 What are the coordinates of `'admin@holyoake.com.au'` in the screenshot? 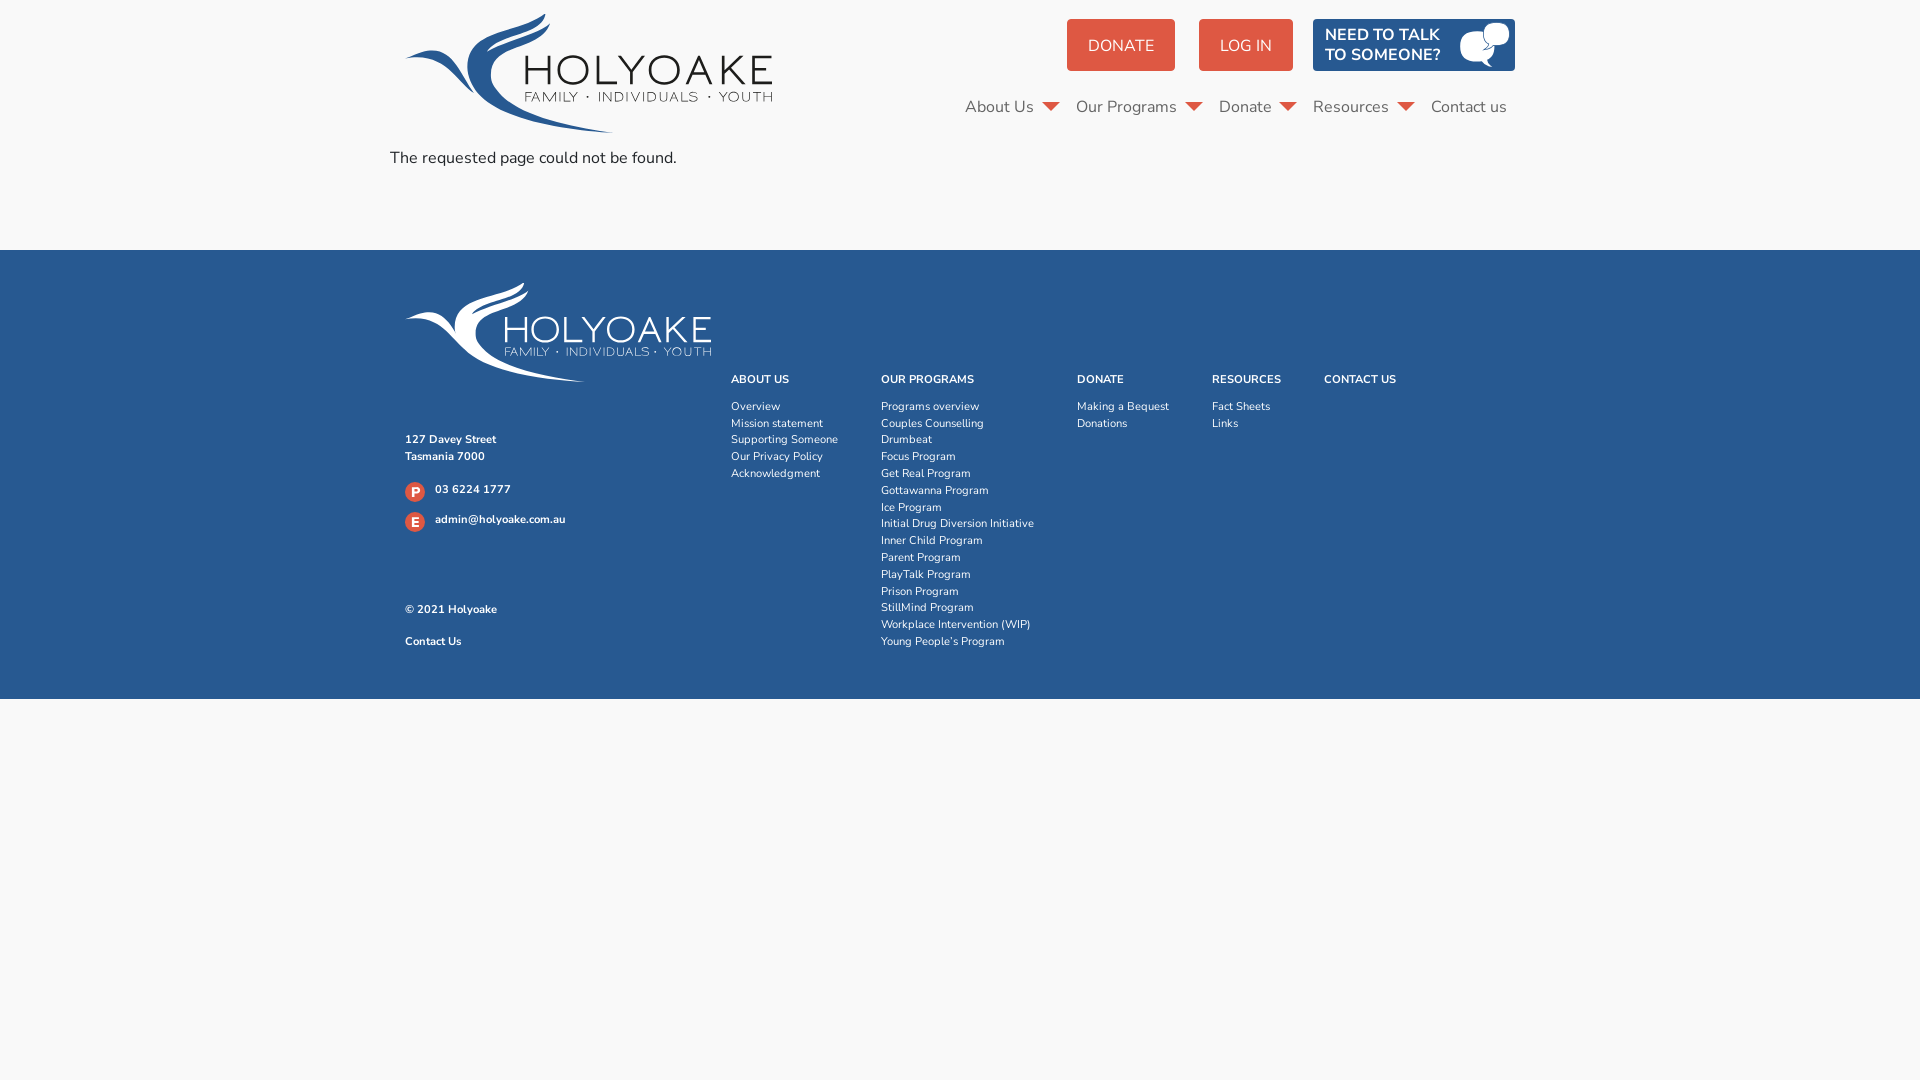 It's located at (434, 518).